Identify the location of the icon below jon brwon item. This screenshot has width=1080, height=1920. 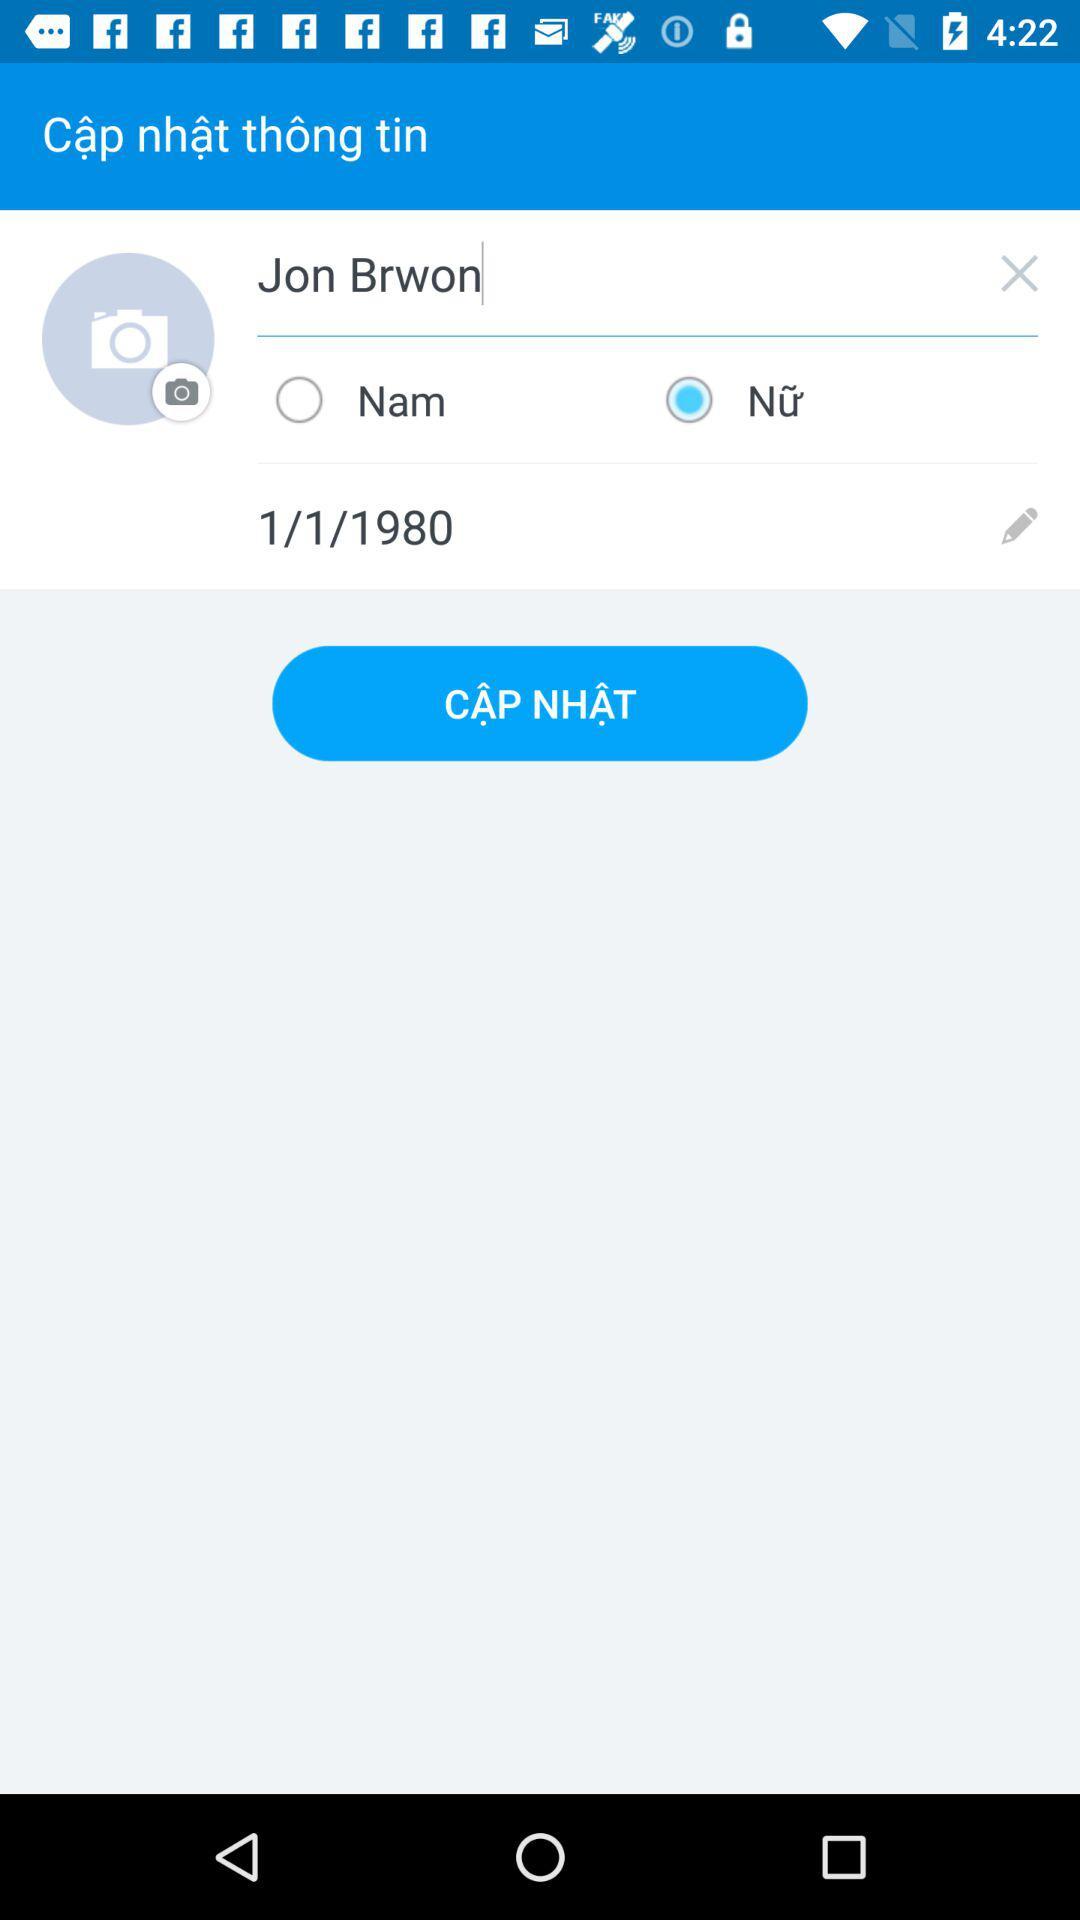
(452, 399).